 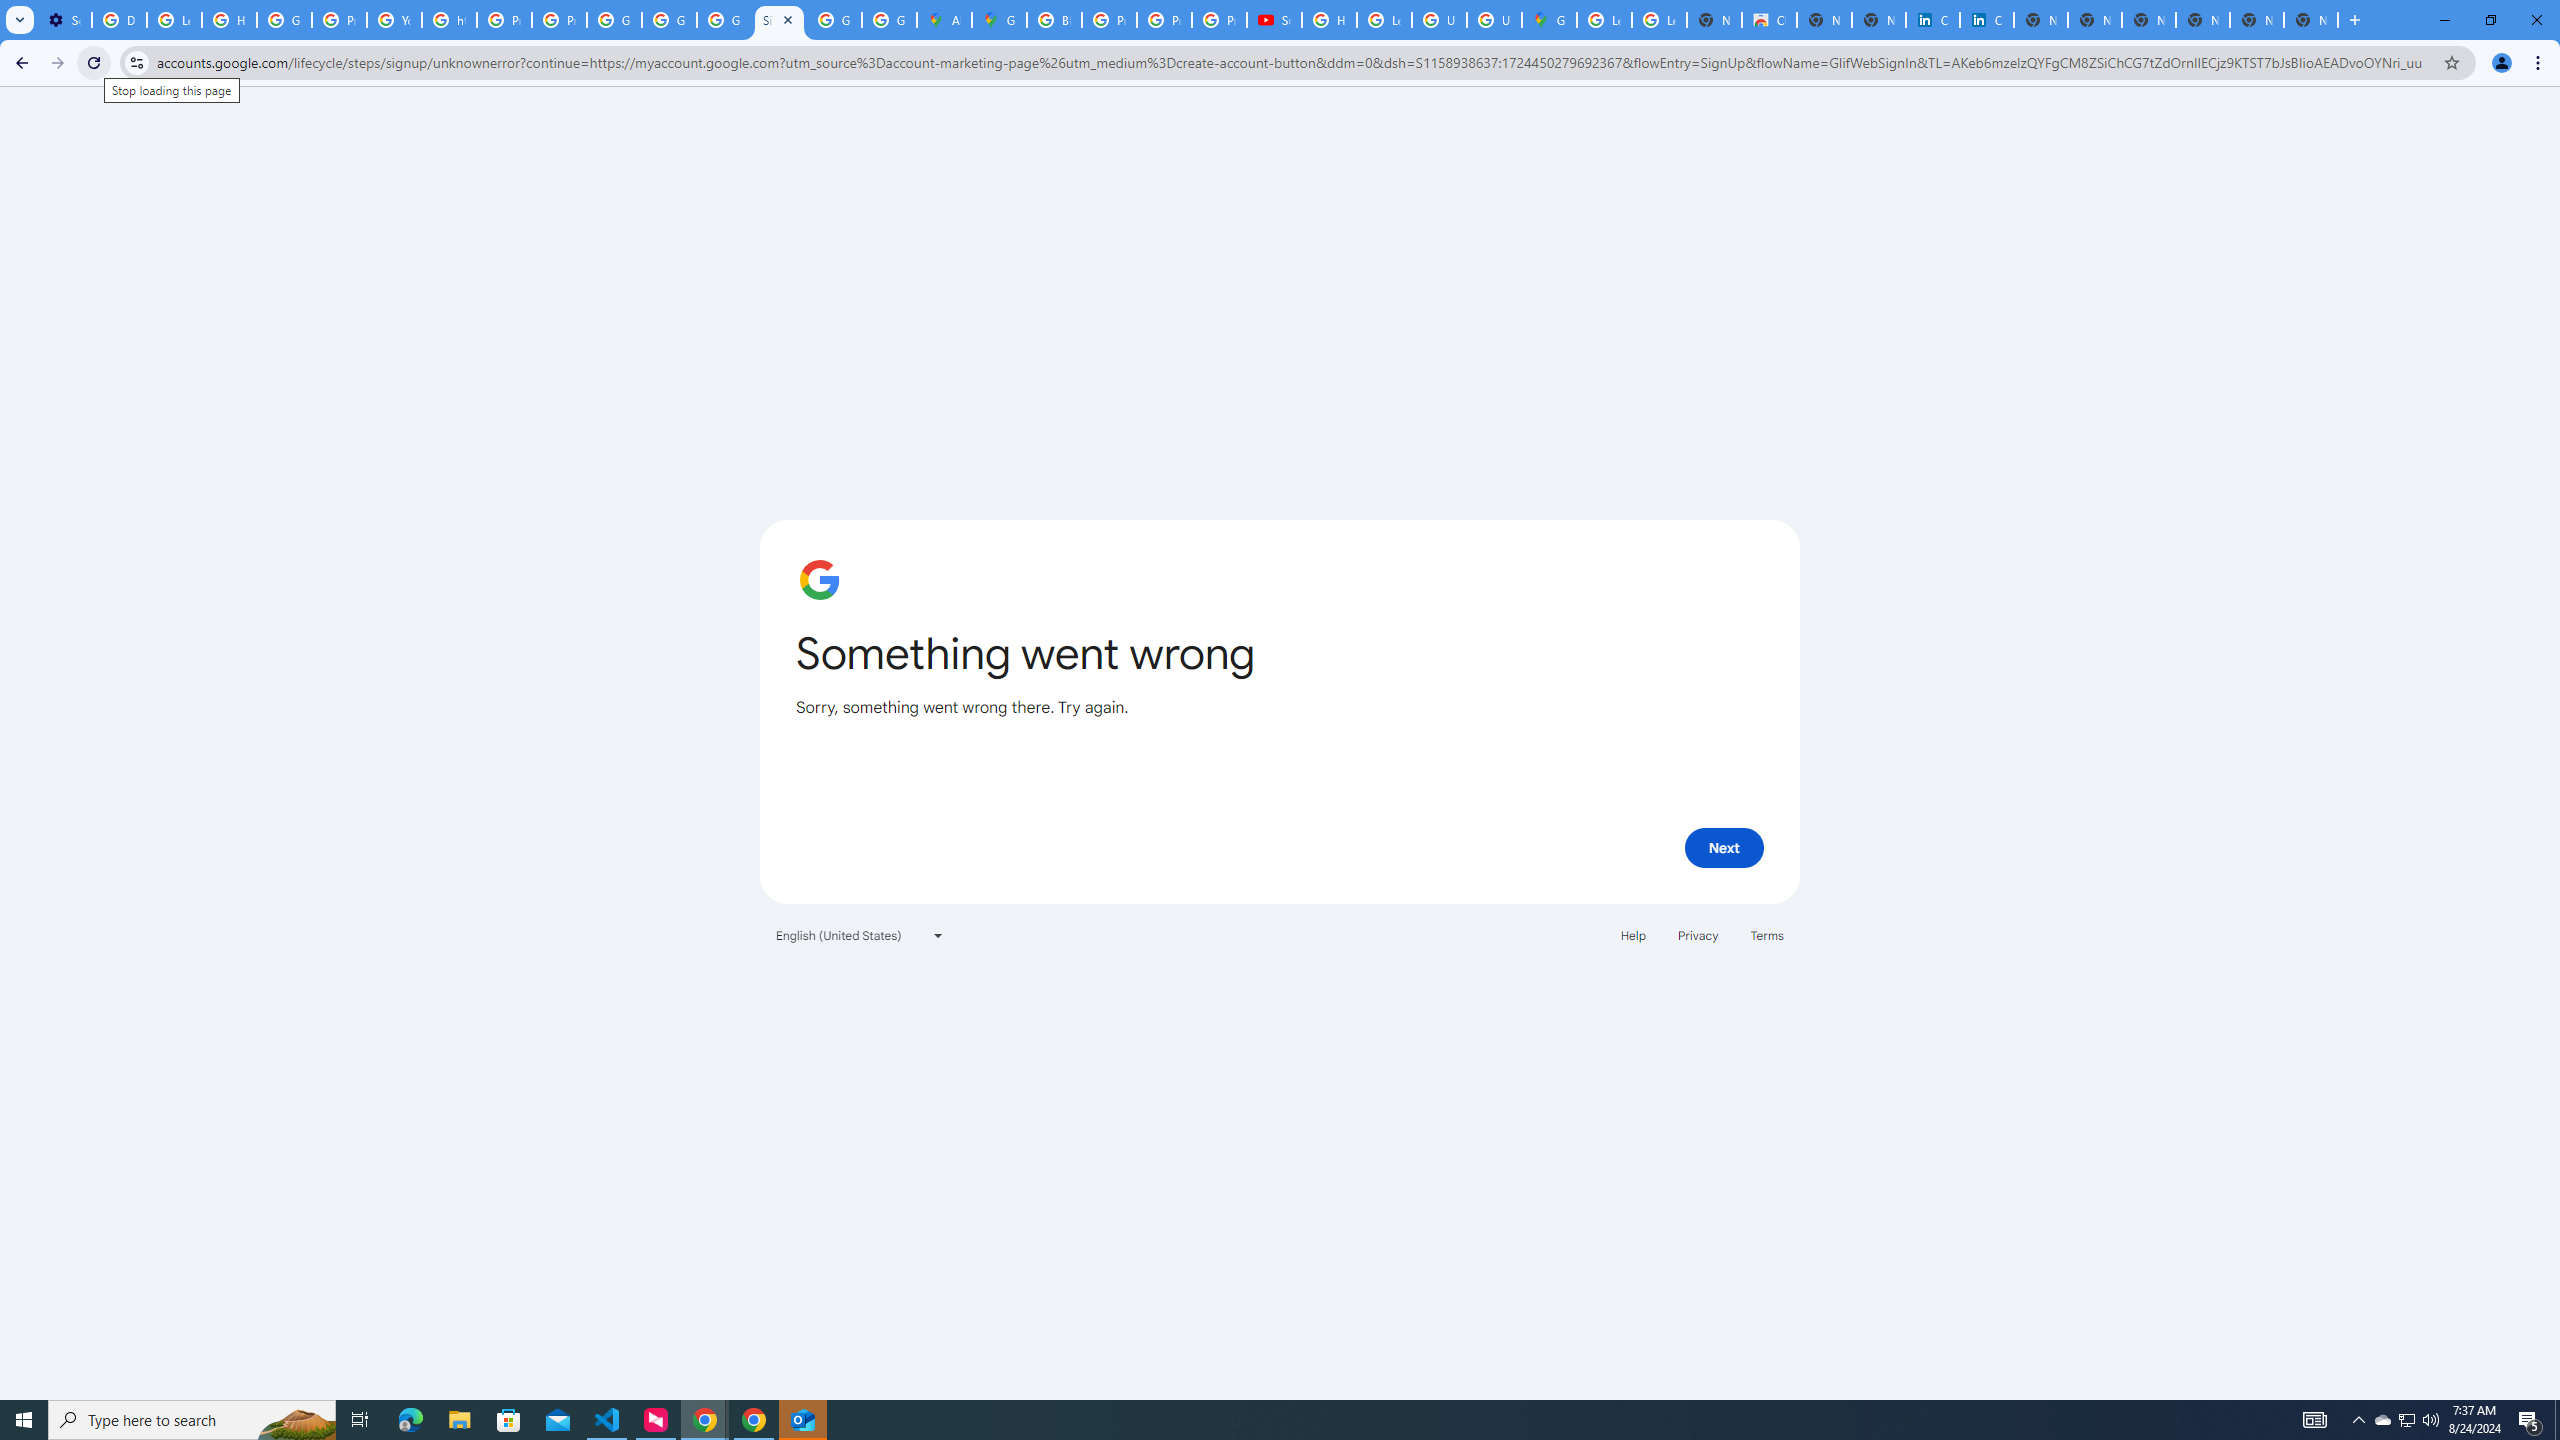 What do you see at coordinates (1328, 19) in the screenshot?
I see `'How Chrome protects your passwords - Google Chrome Help'` at bounding box center [1328, 19].